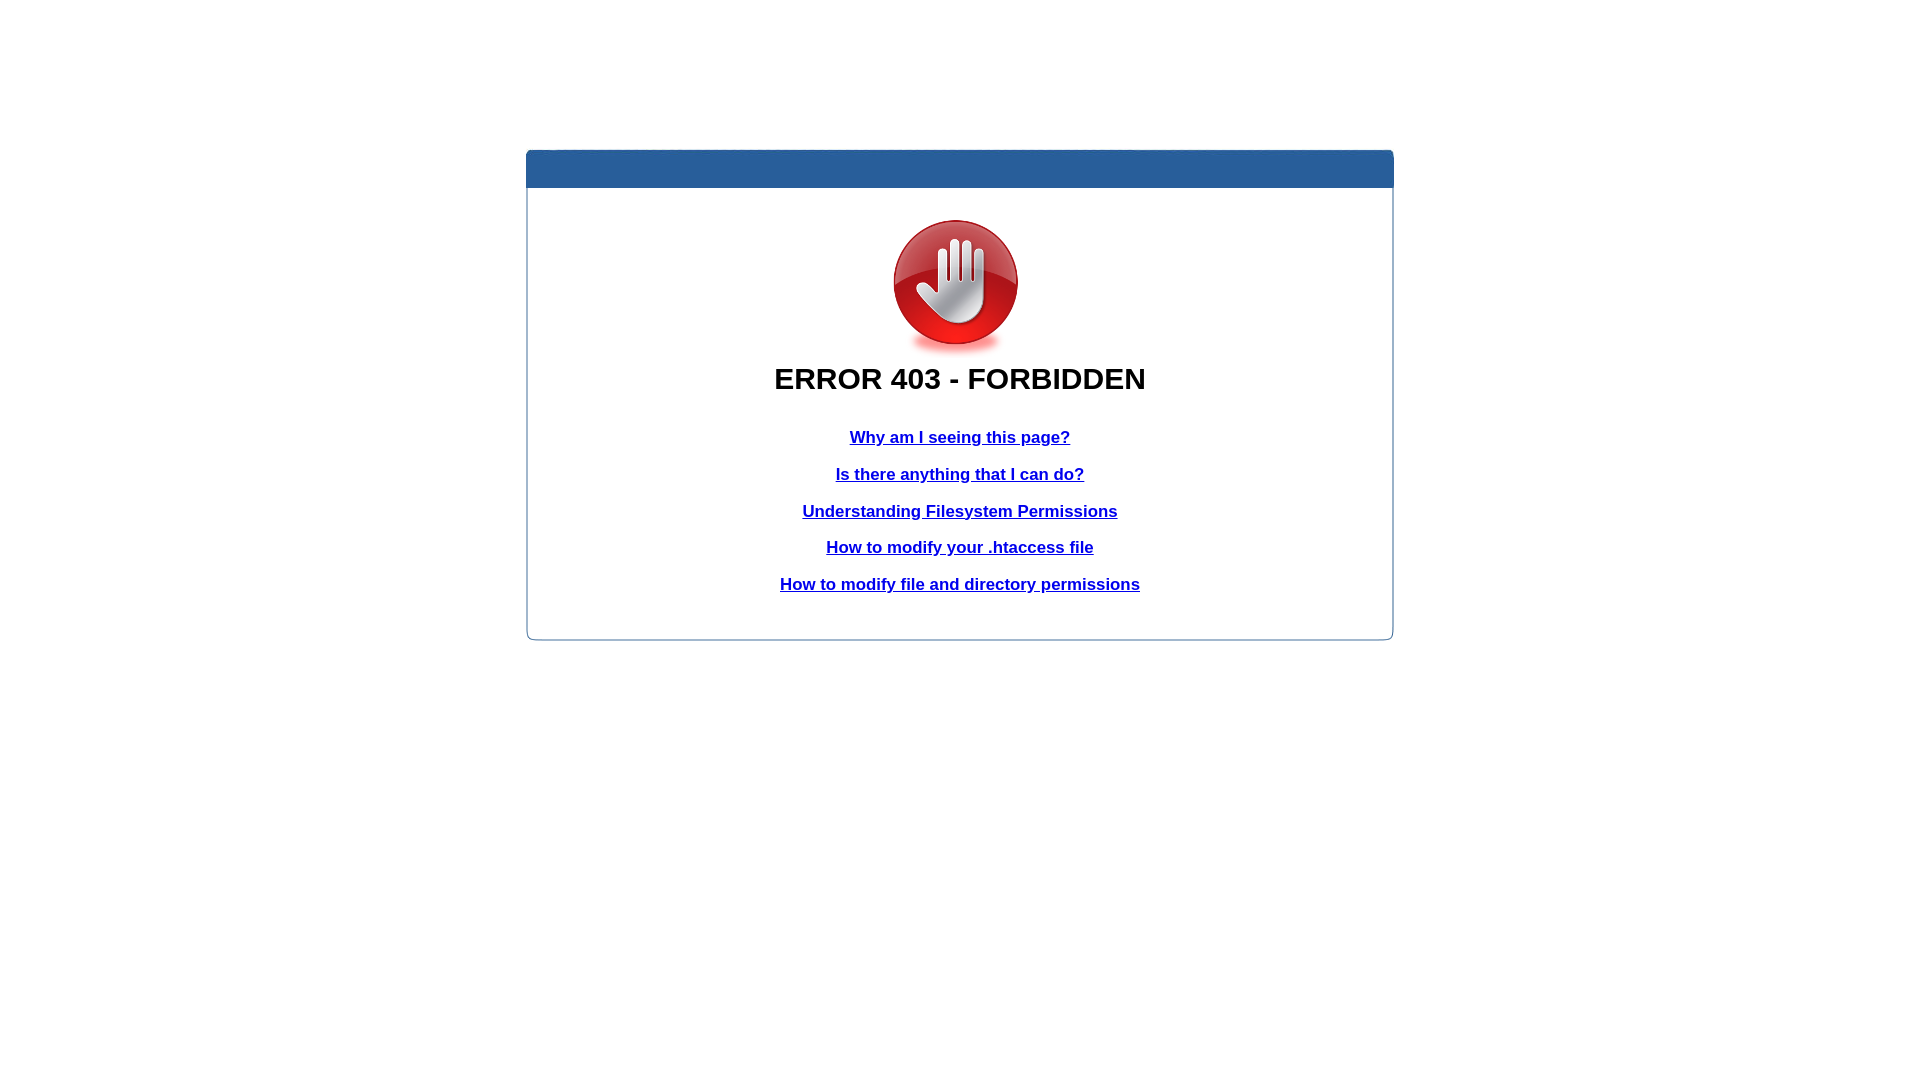 Image resolution: width=1920 pixels, height=1080 pixels. Describe the element at coordinates (960, 474) in the screenshot. I see `'Is there anything that I can do?'` at that location.